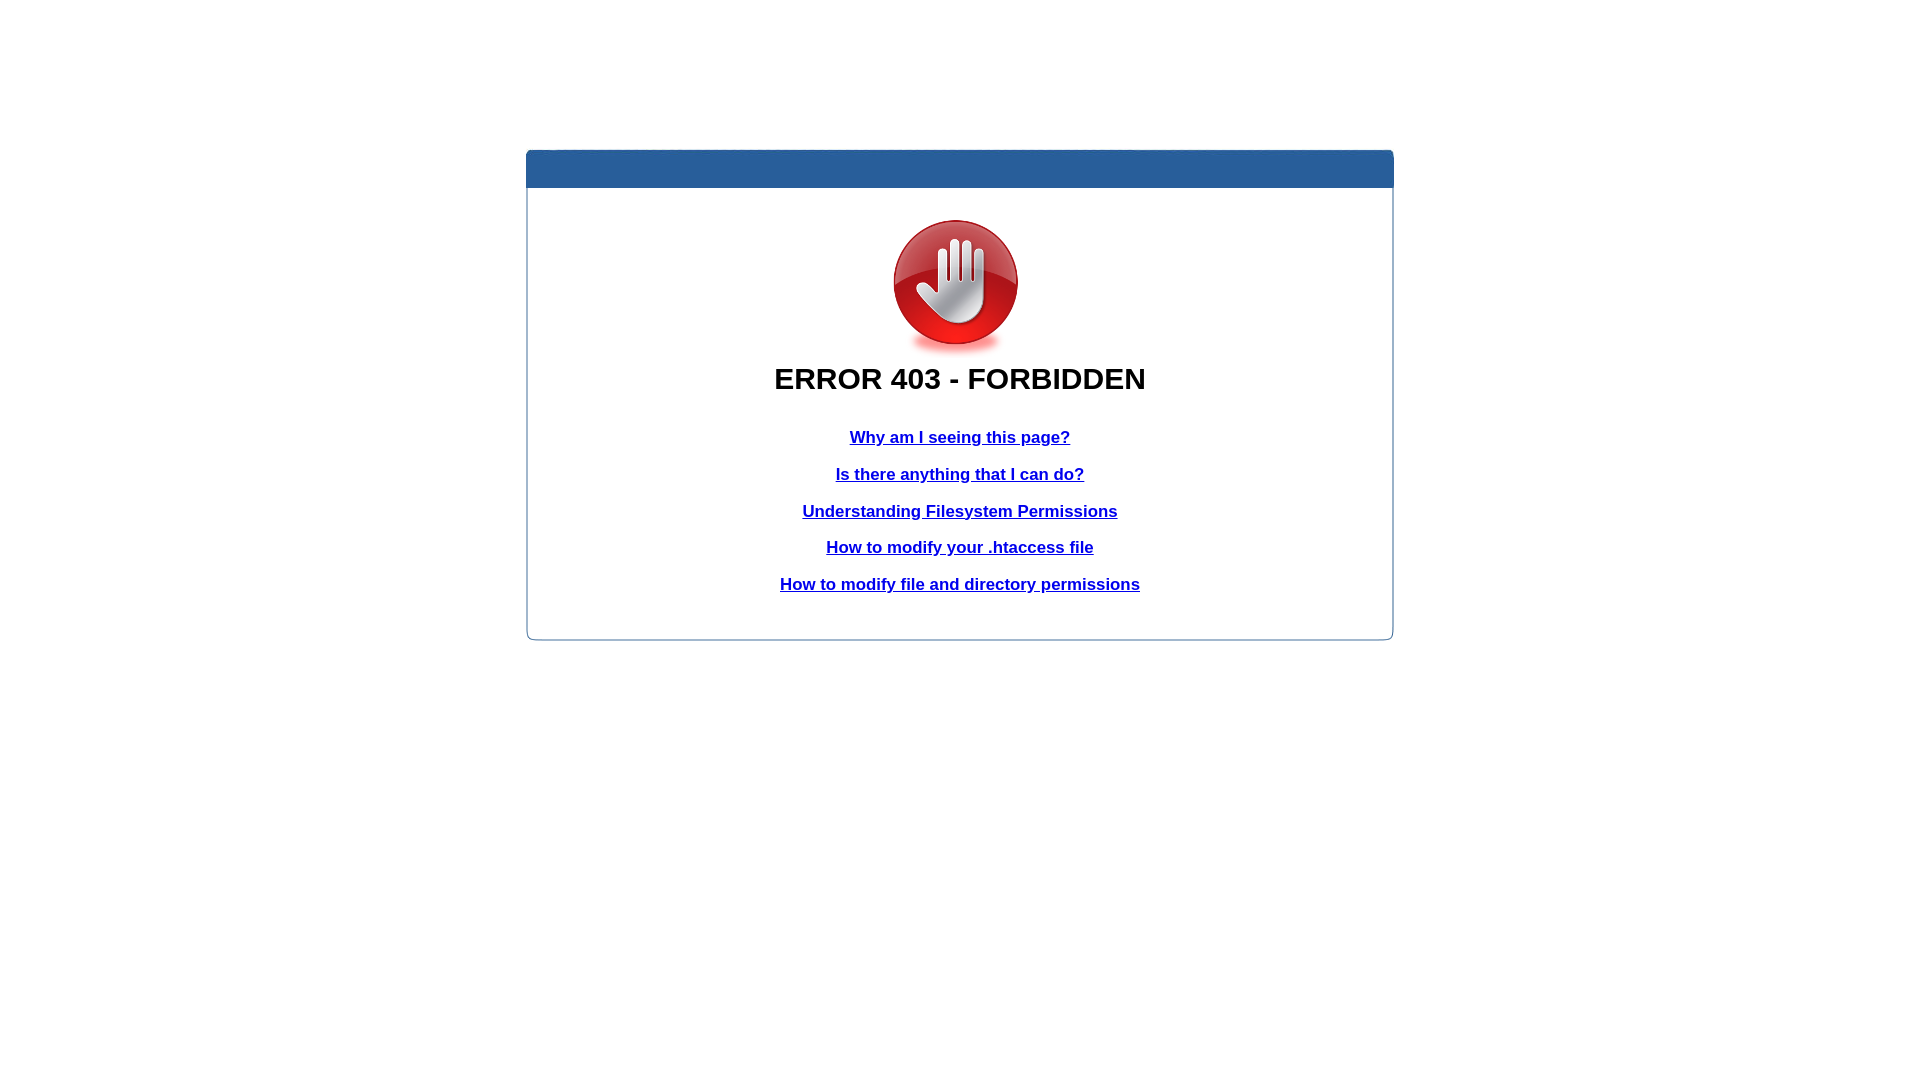 Image resolution: width=1920 pixels, height=1080 pixels. Describe the element at coordinates (960, 474) in the screenshot. I see `'Is there anything that I can do?'` at that location.